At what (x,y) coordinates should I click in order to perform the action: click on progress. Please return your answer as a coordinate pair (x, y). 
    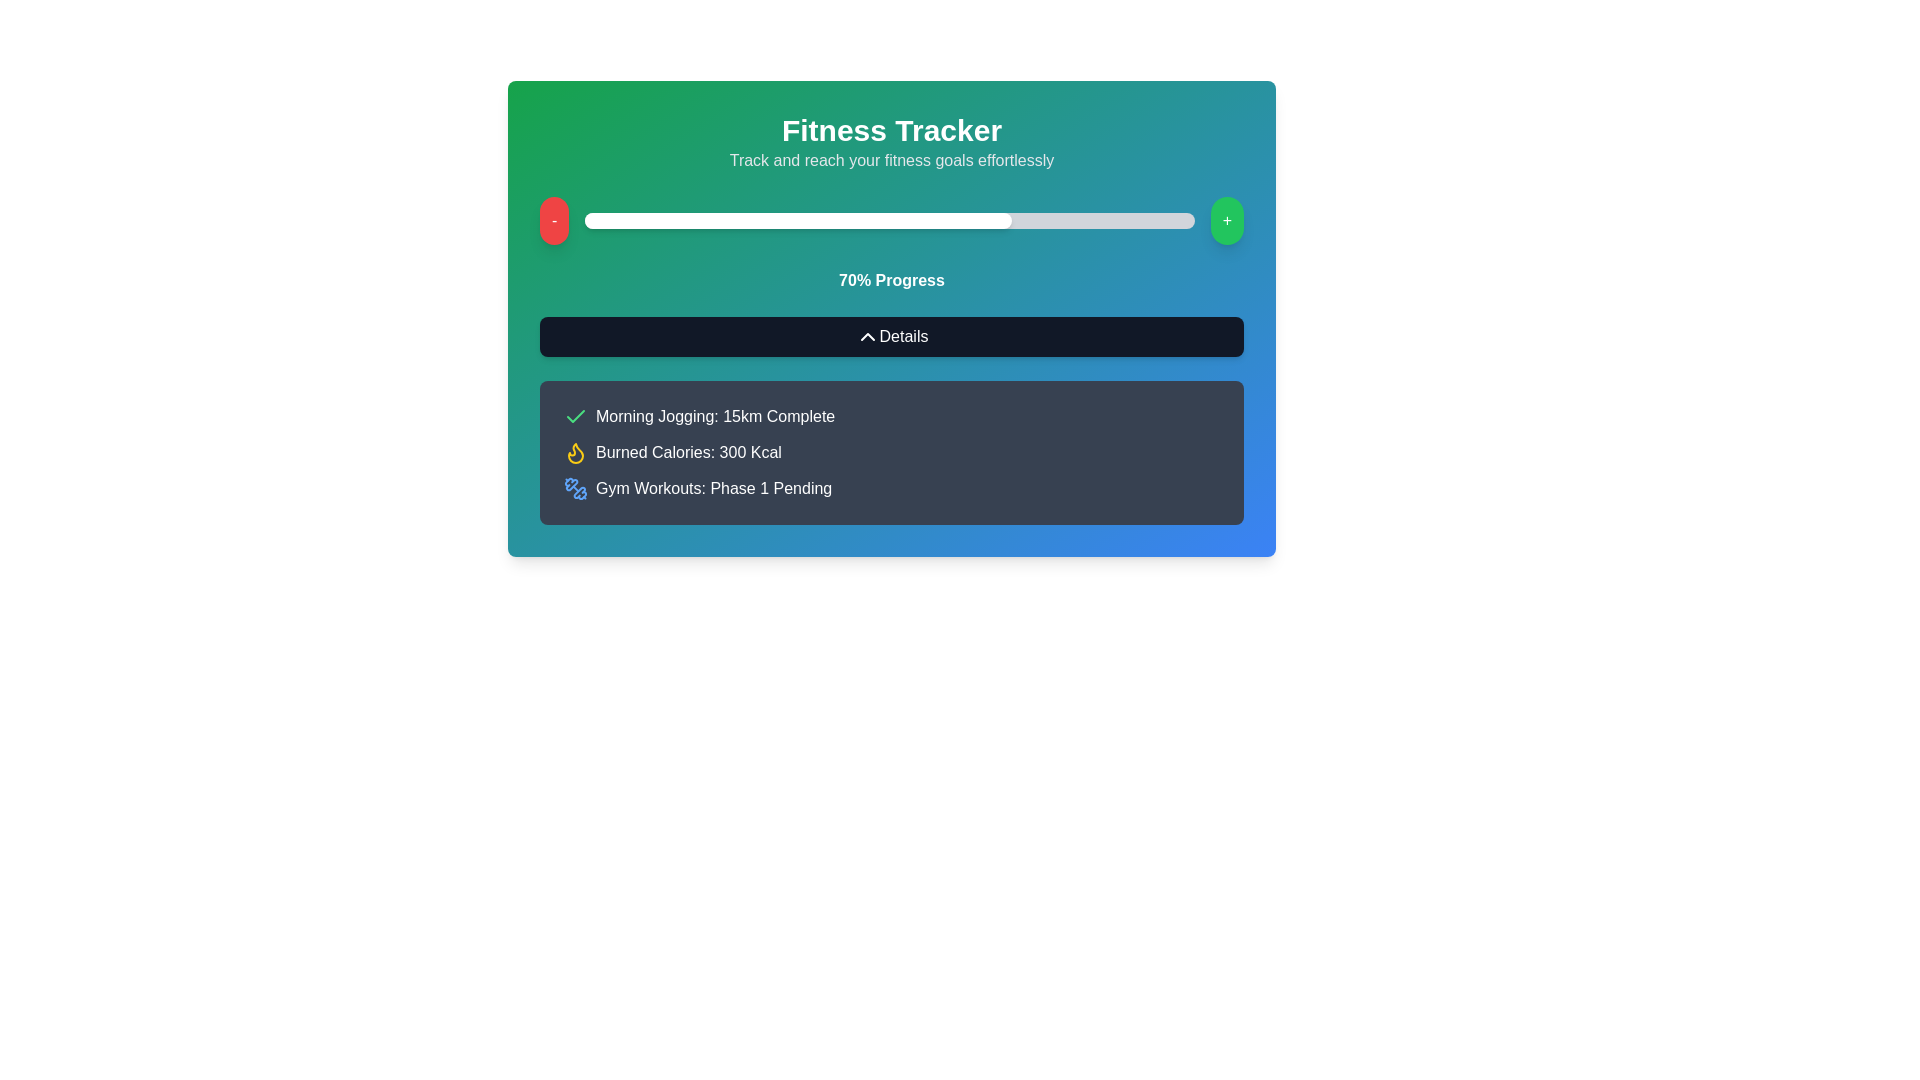
    Looking at the image, I should click on (853, 220).